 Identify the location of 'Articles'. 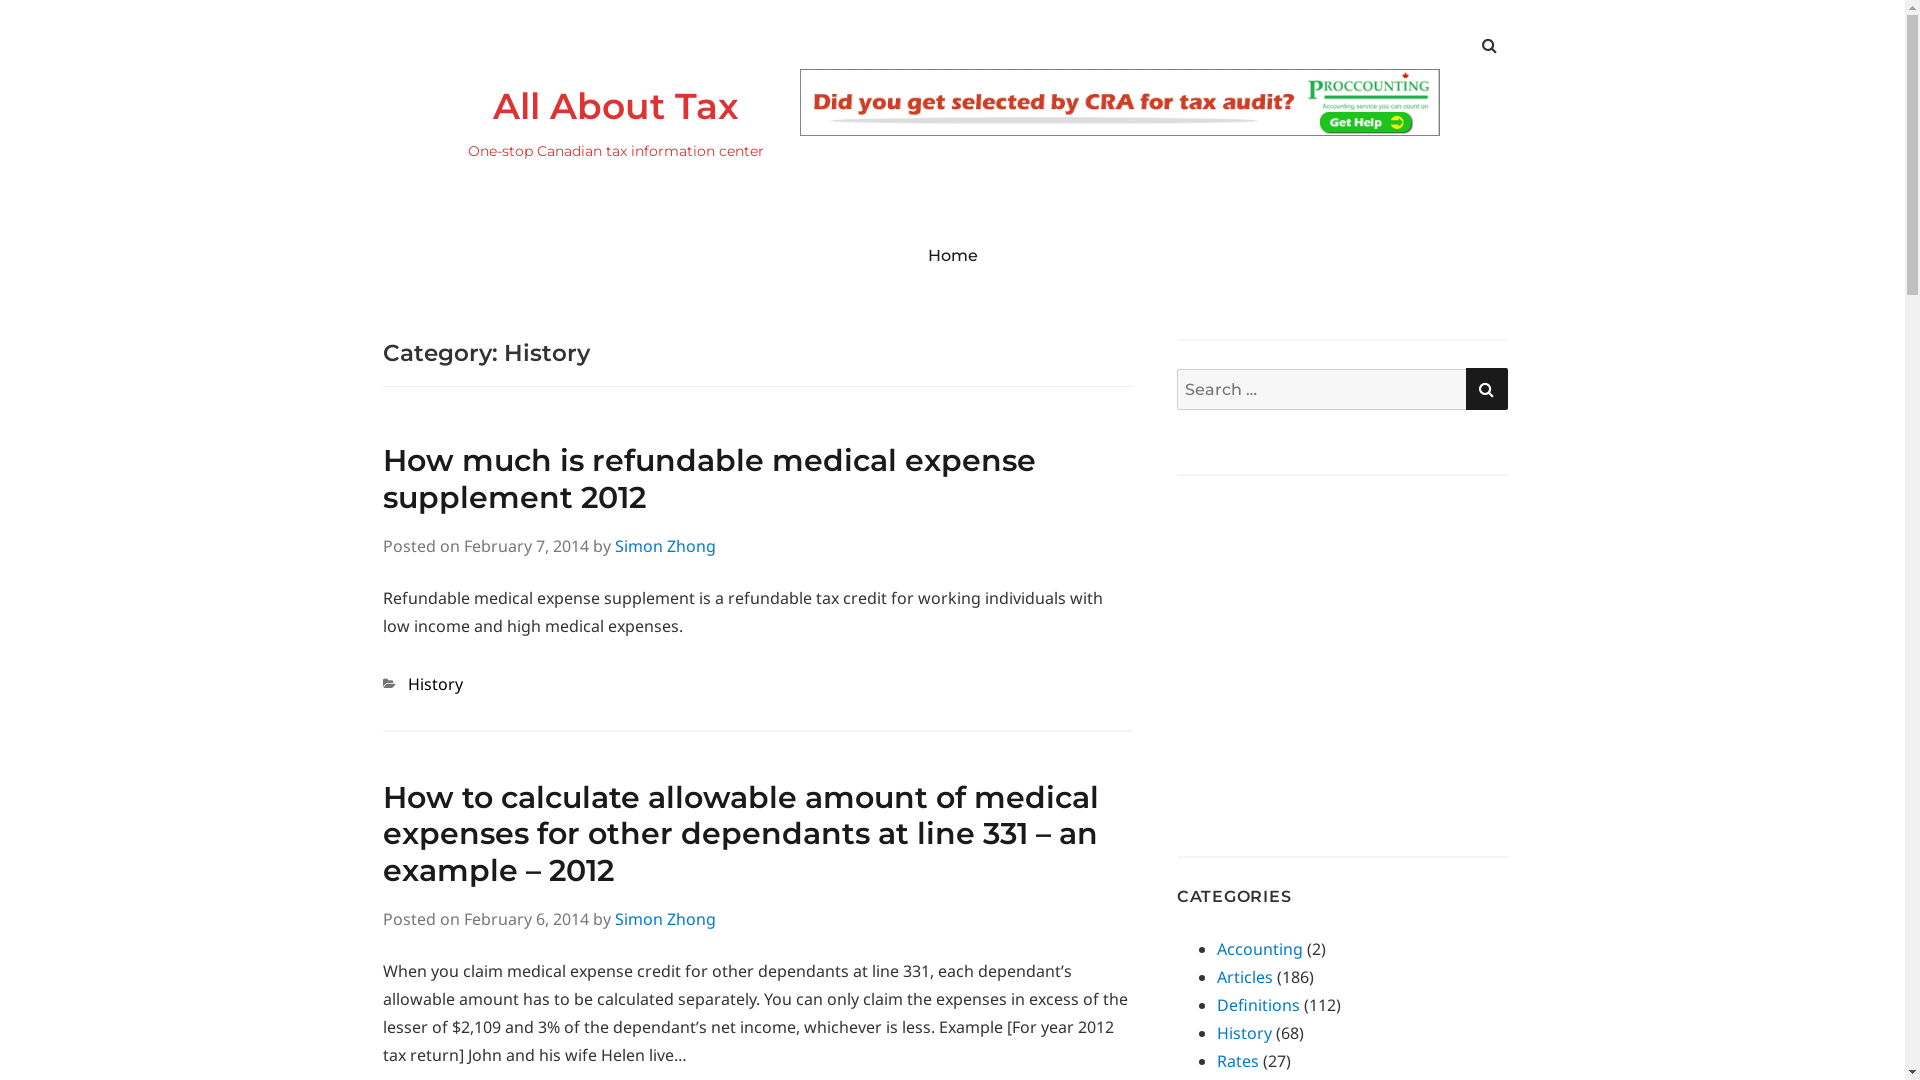
(1243, 975).